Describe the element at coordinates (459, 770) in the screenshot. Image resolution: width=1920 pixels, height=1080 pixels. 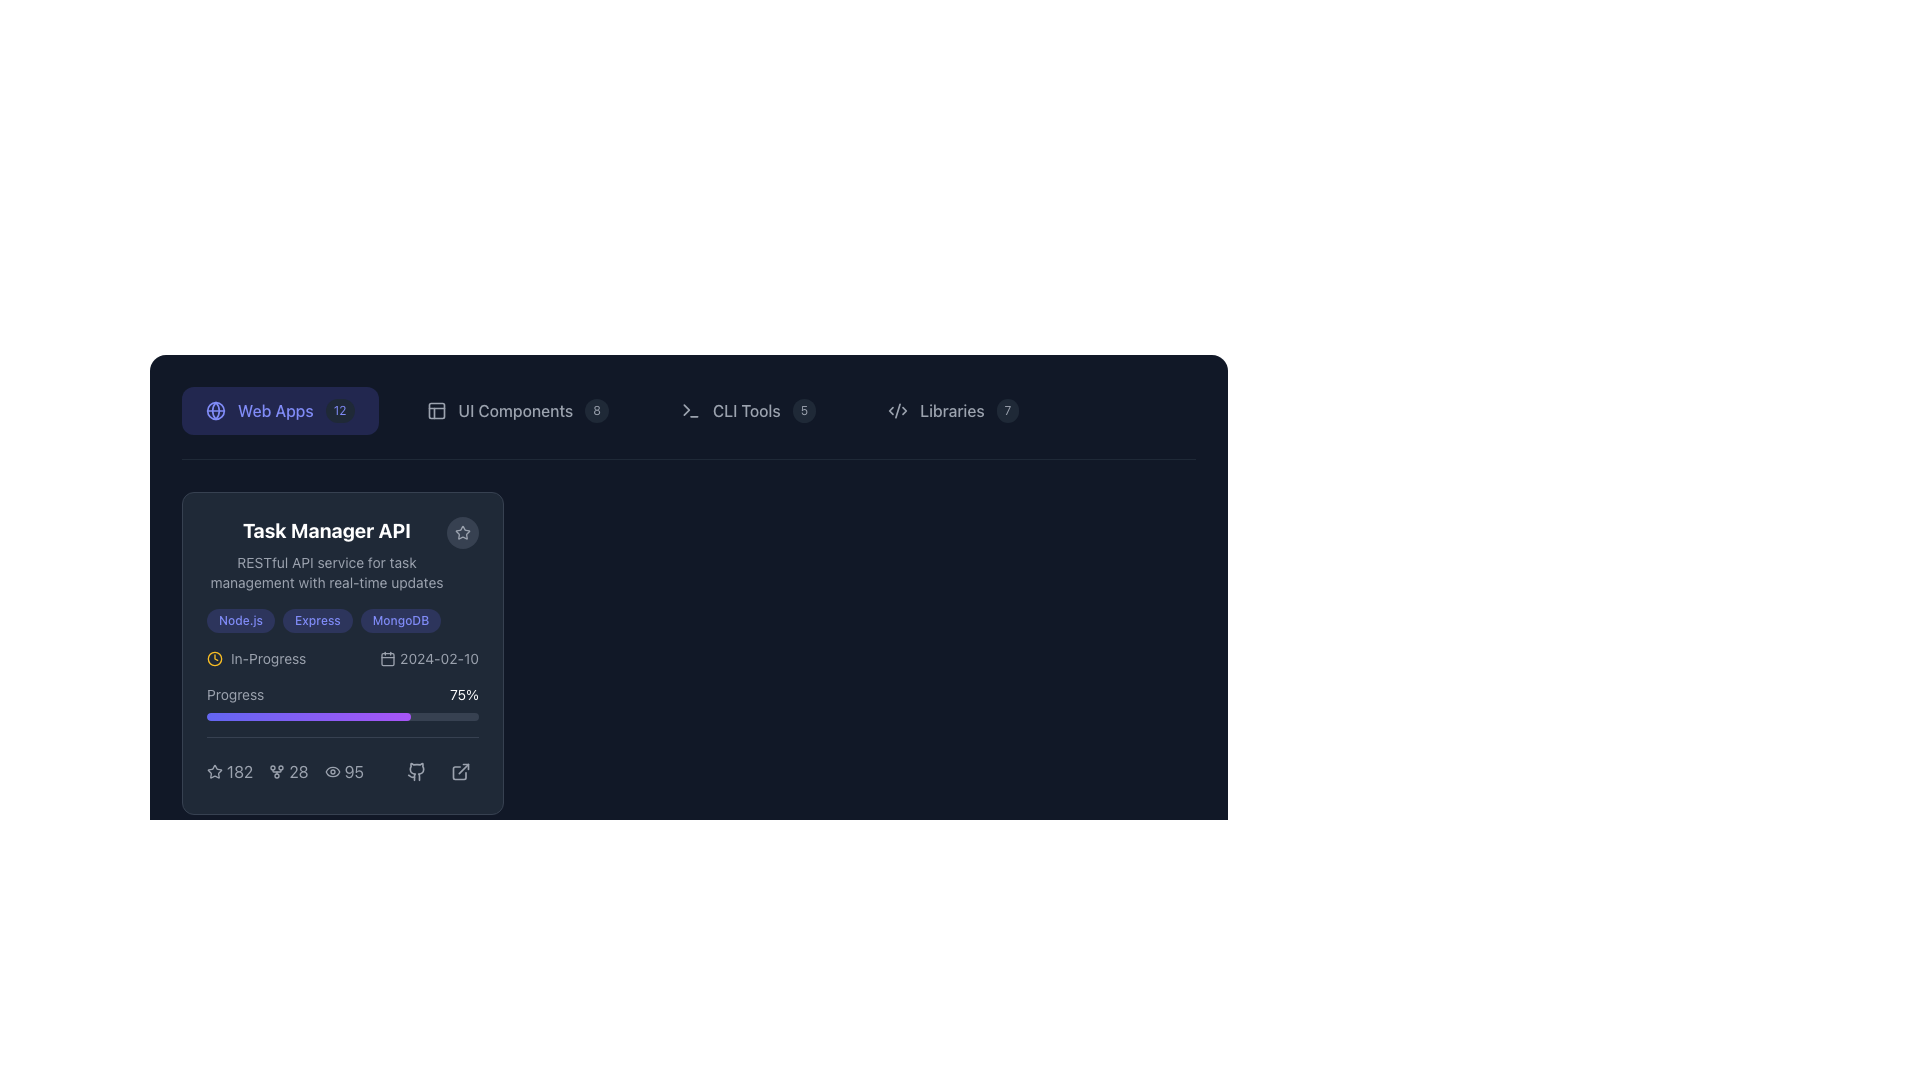
I see `the external link icon button located at the far right beneath the 'Task Manager API' card` at that location.